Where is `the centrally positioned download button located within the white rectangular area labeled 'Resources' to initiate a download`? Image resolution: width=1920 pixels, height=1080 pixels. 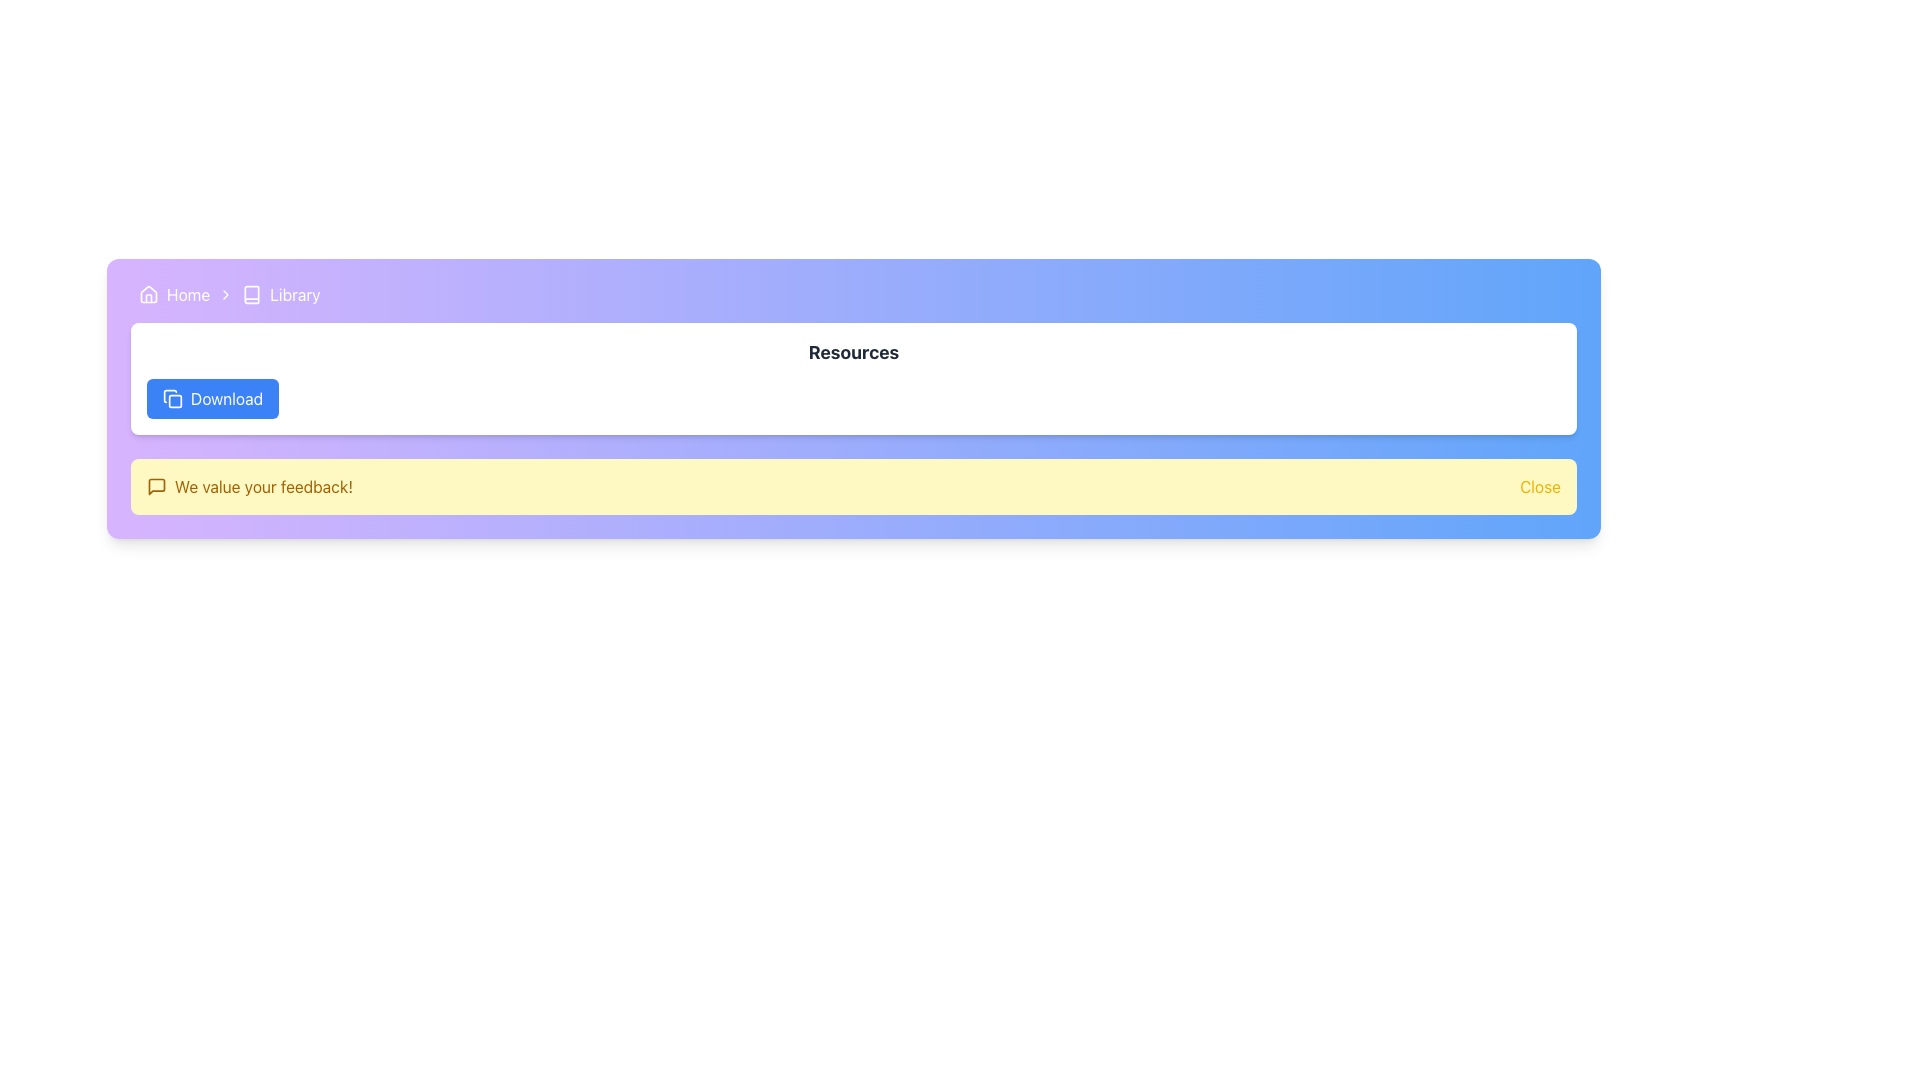 the centrally positioned download button located within the white rectangular area labeled 'Resources' to initiate a download is located at coordinates (213, 398).